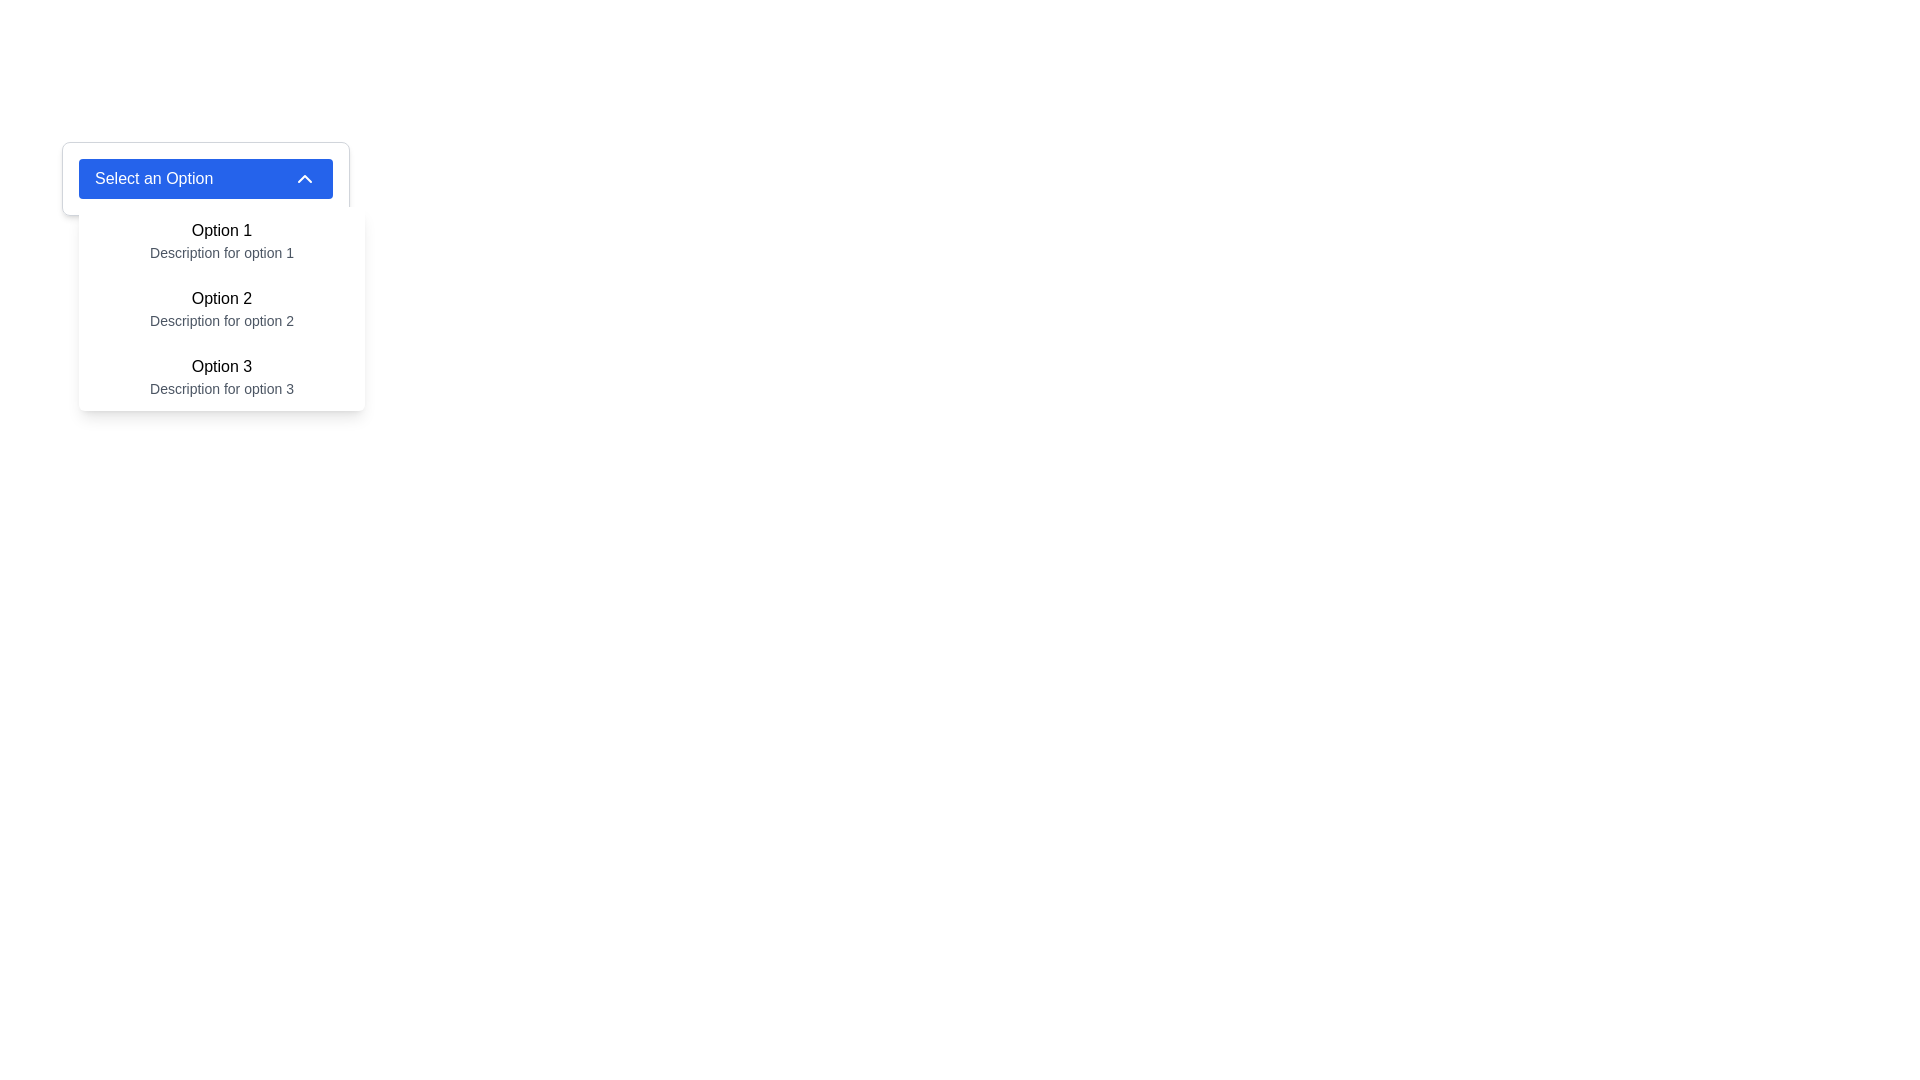  What do you see at coordinates (221, 377) in the screenshot?
I see `the third option in the dropdown menu` at bounding box center [221, 377].